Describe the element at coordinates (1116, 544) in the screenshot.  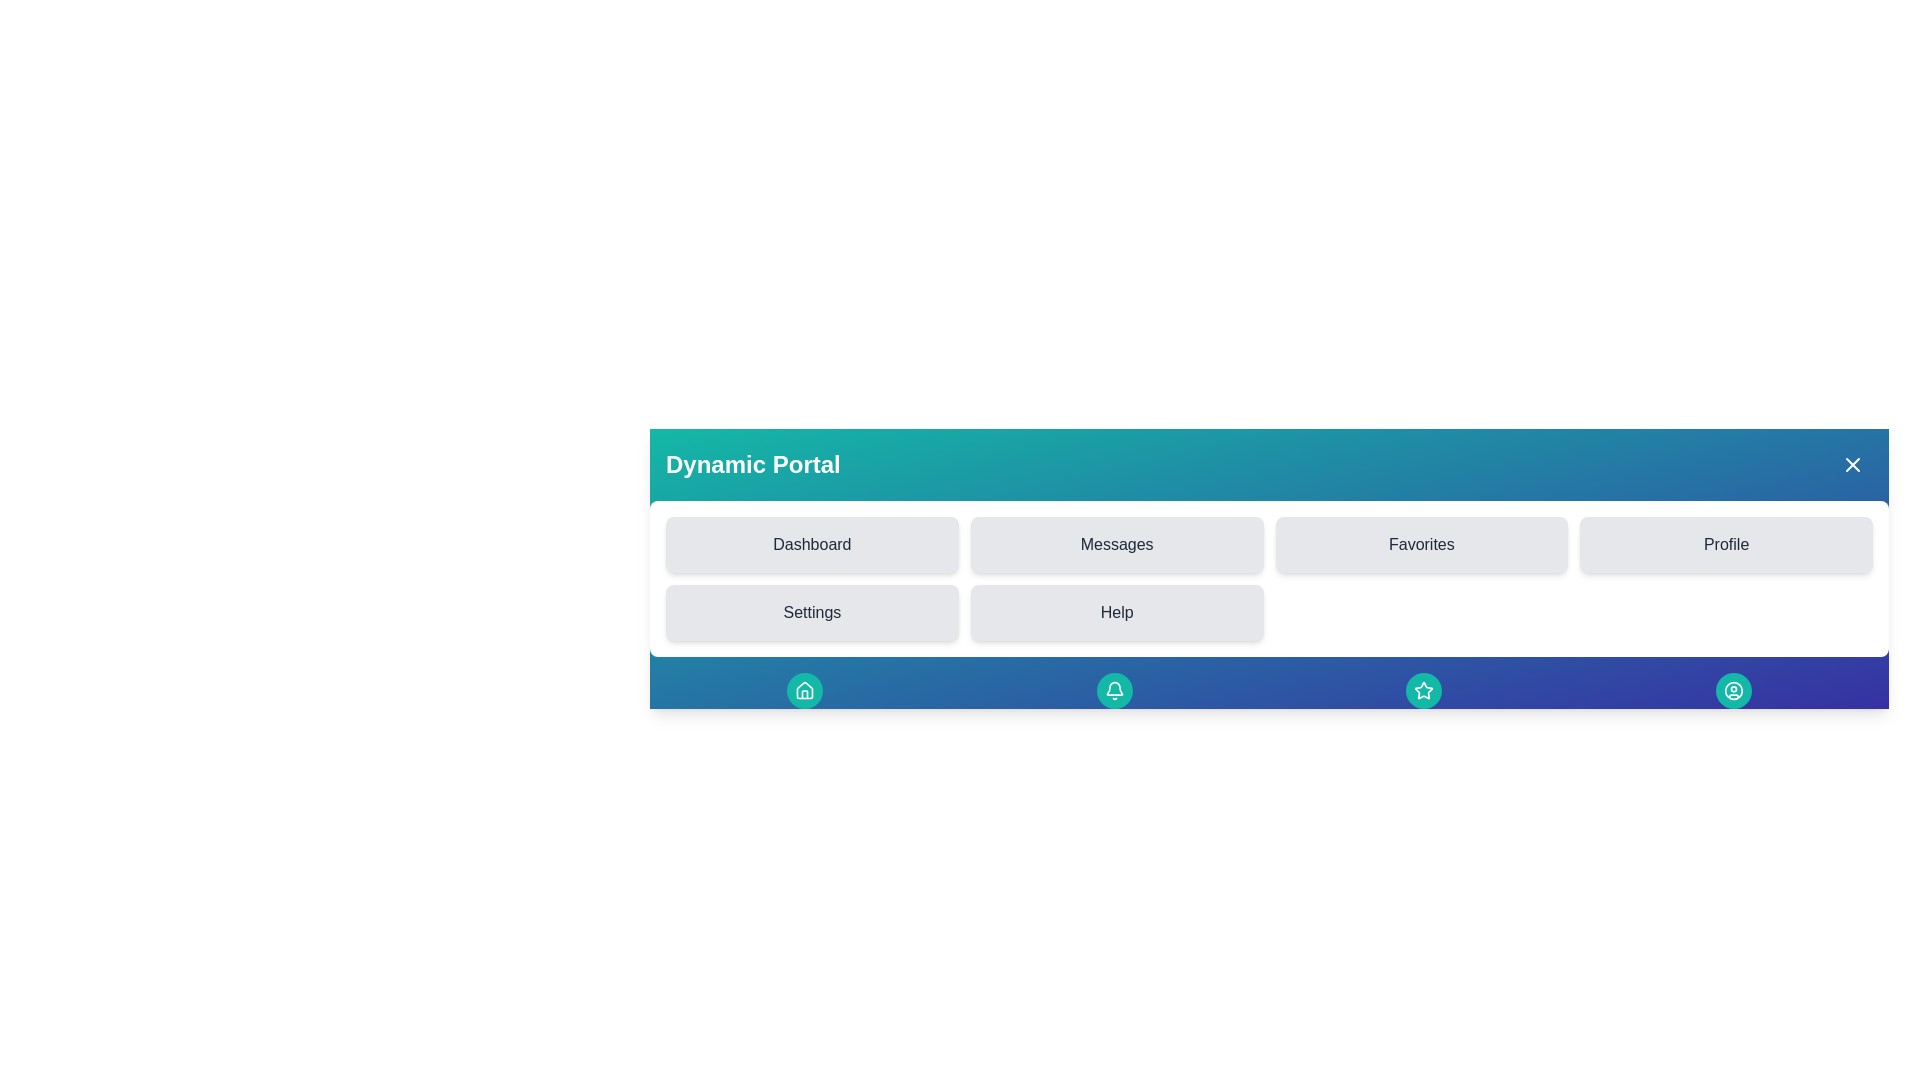
I see `the menu item labeled Messages to navigate to the corresponding section` at that location.